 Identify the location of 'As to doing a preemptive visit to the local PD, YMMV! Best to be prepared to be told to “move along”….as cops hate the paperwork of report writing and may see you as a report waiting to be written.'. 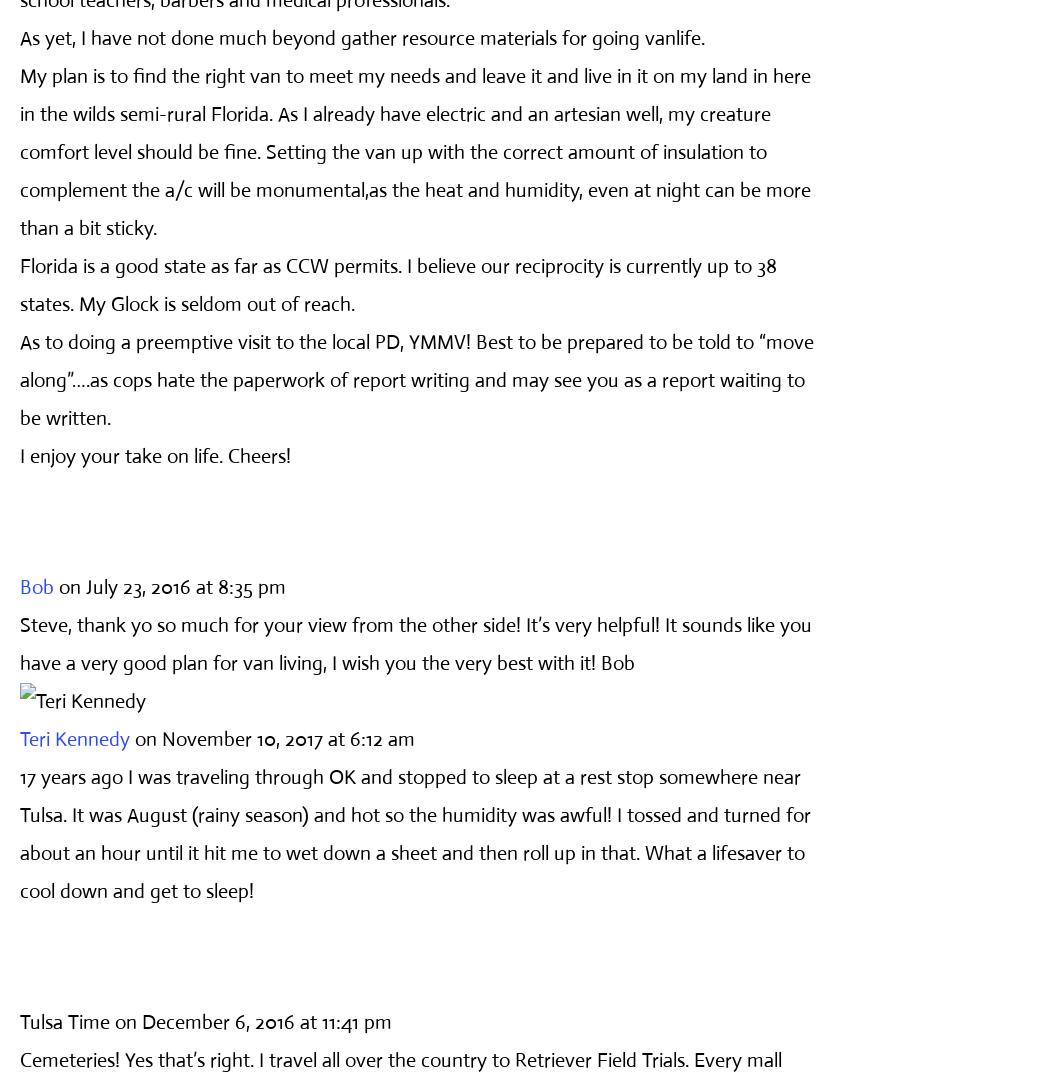
(415, 379).